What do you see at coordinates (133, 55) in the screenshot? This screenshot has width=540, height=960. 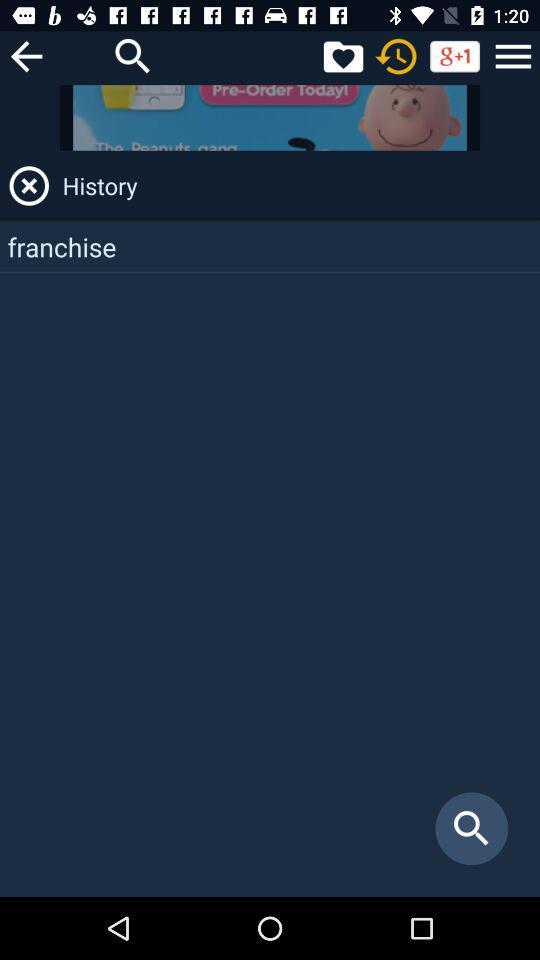 I see `search option` at bounding box center [133, 55].